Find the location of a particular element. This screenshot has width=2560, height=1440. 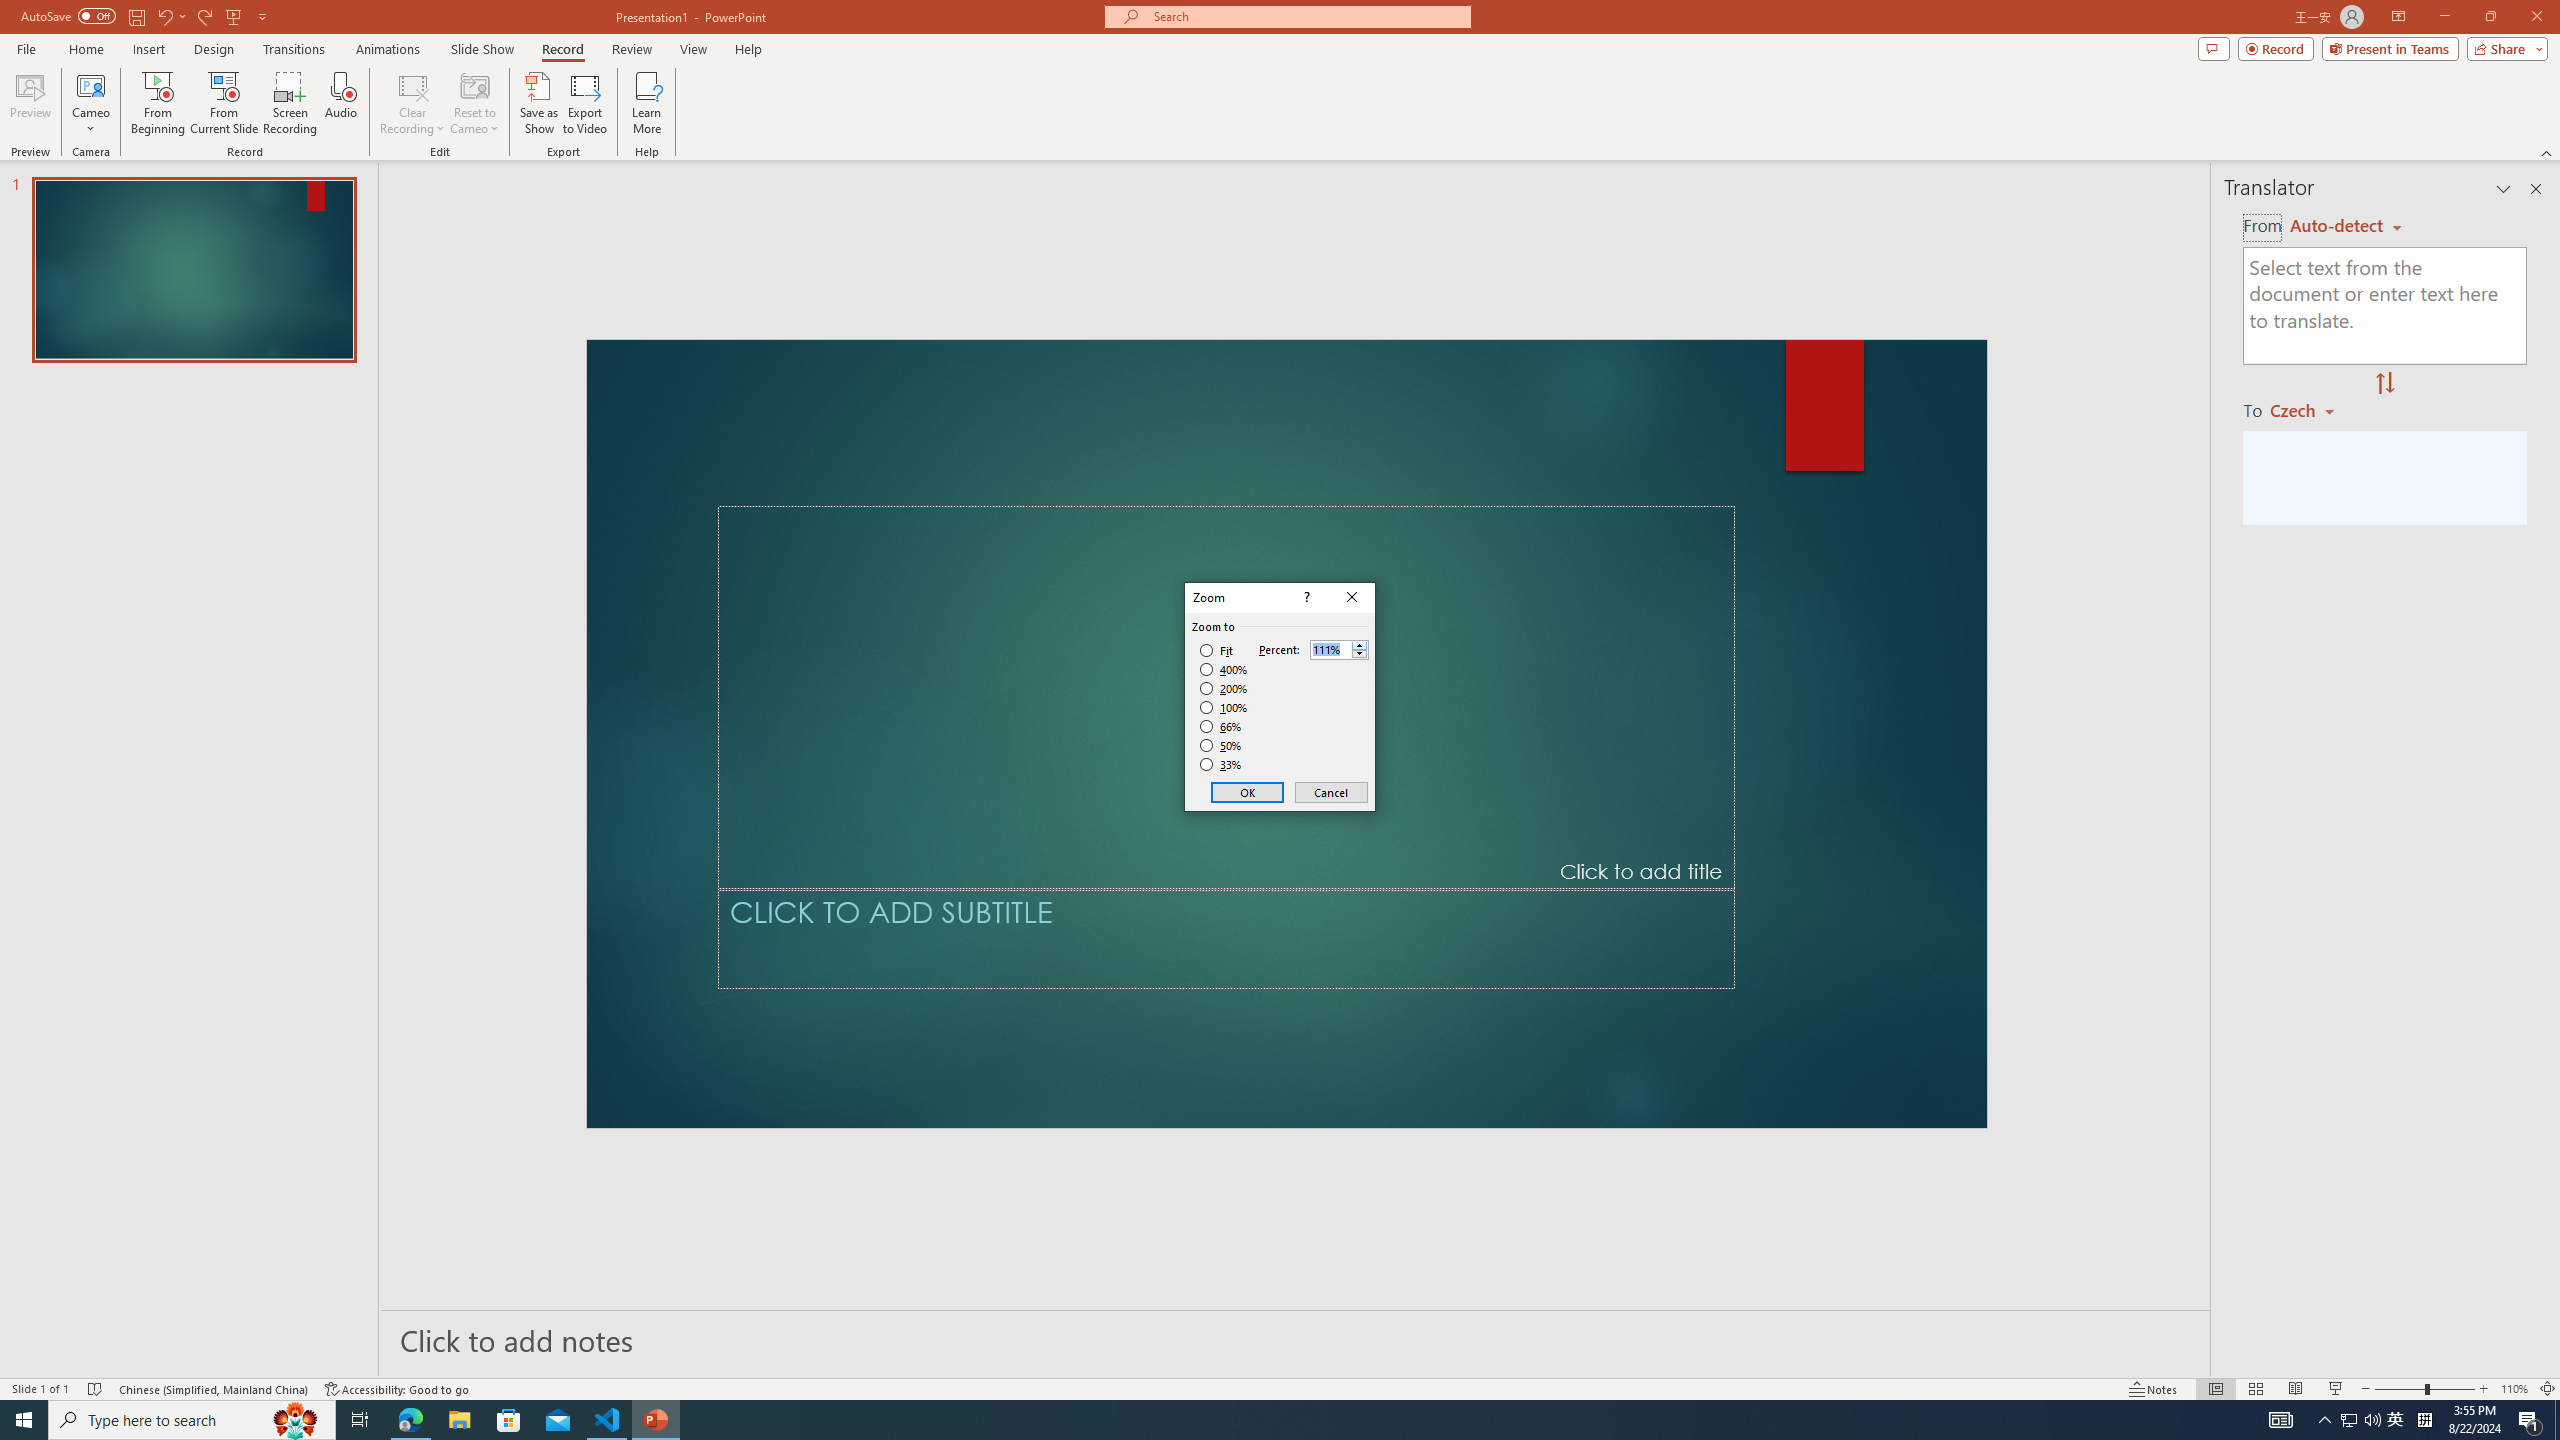

'Zoom Out' is located at coordinates (2374, 1359).